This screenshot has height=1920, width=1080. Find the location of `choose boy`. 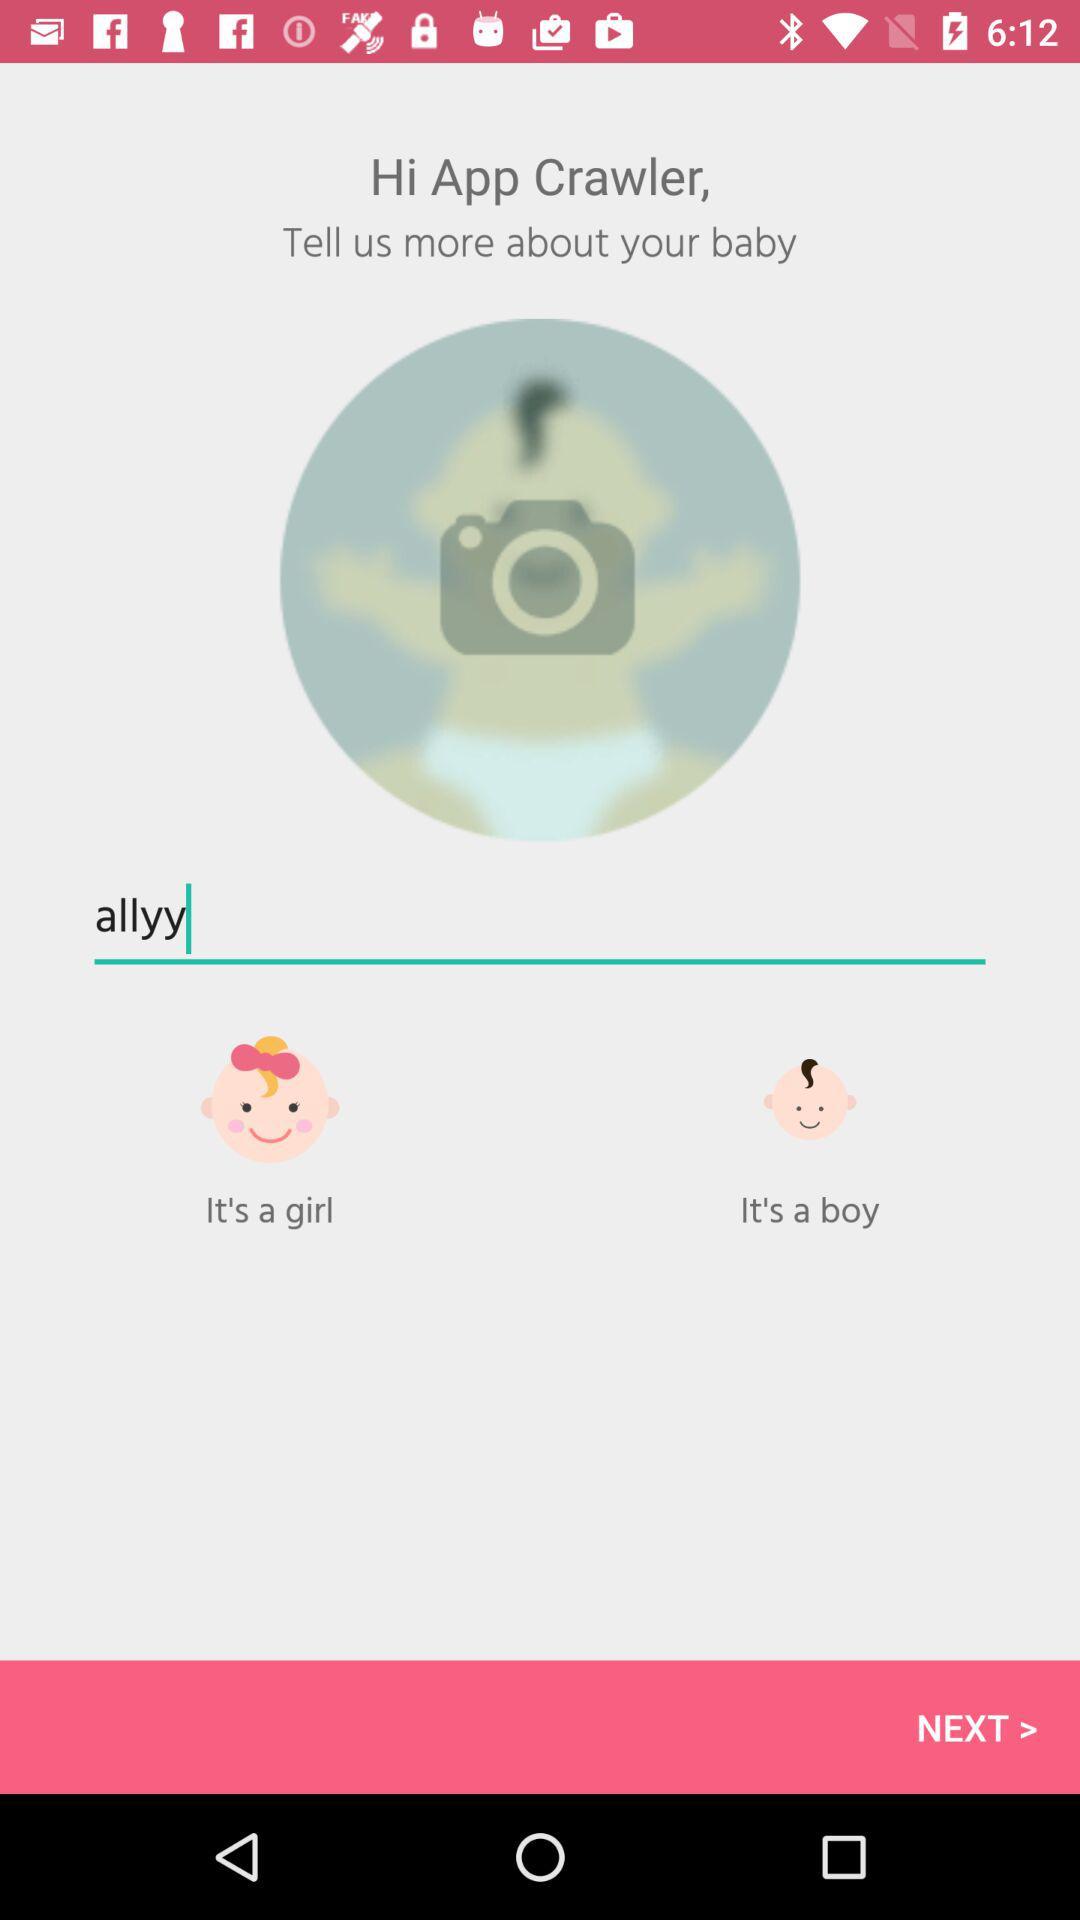

choose boy is located at coordinates (810, 1098).